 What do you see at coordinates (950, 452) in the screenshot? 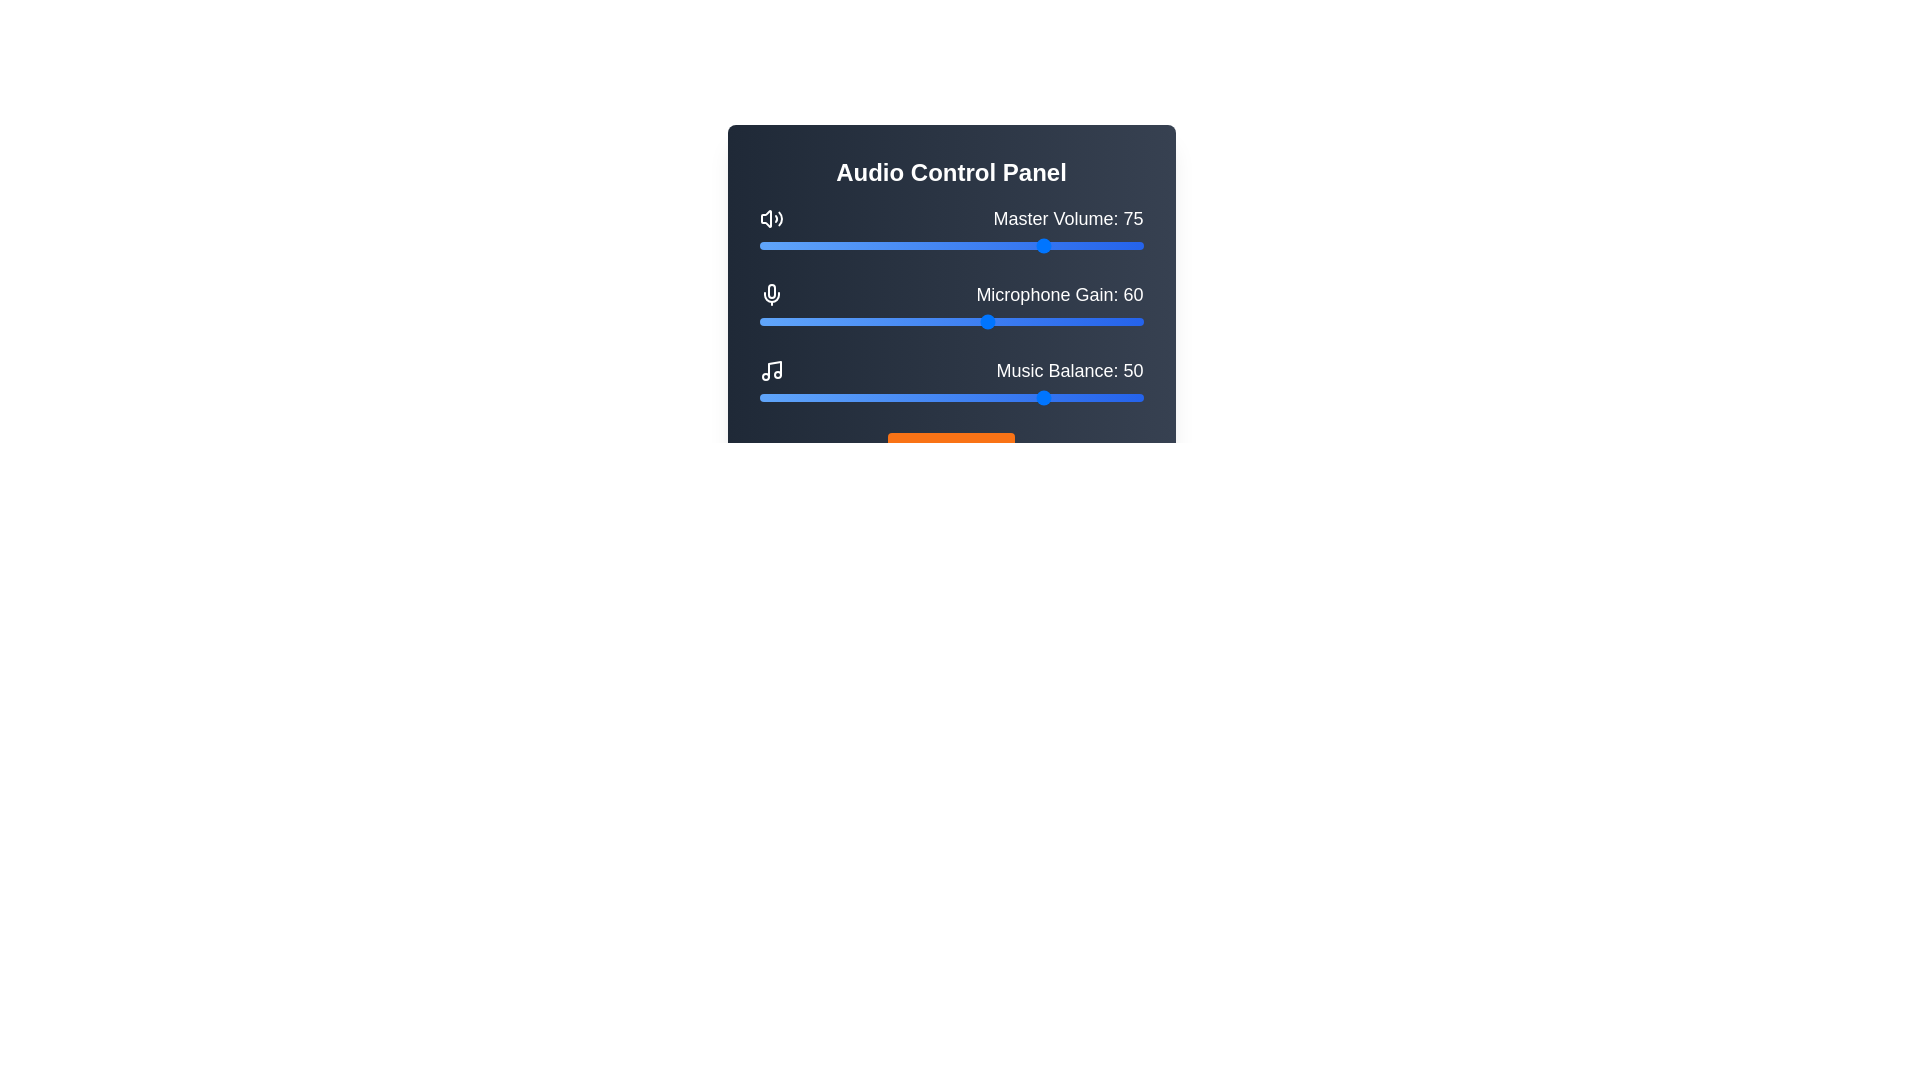
I see `the 'Hide Settings' button to toggle the visibility of the settings section` at bounding box center [950, 452].